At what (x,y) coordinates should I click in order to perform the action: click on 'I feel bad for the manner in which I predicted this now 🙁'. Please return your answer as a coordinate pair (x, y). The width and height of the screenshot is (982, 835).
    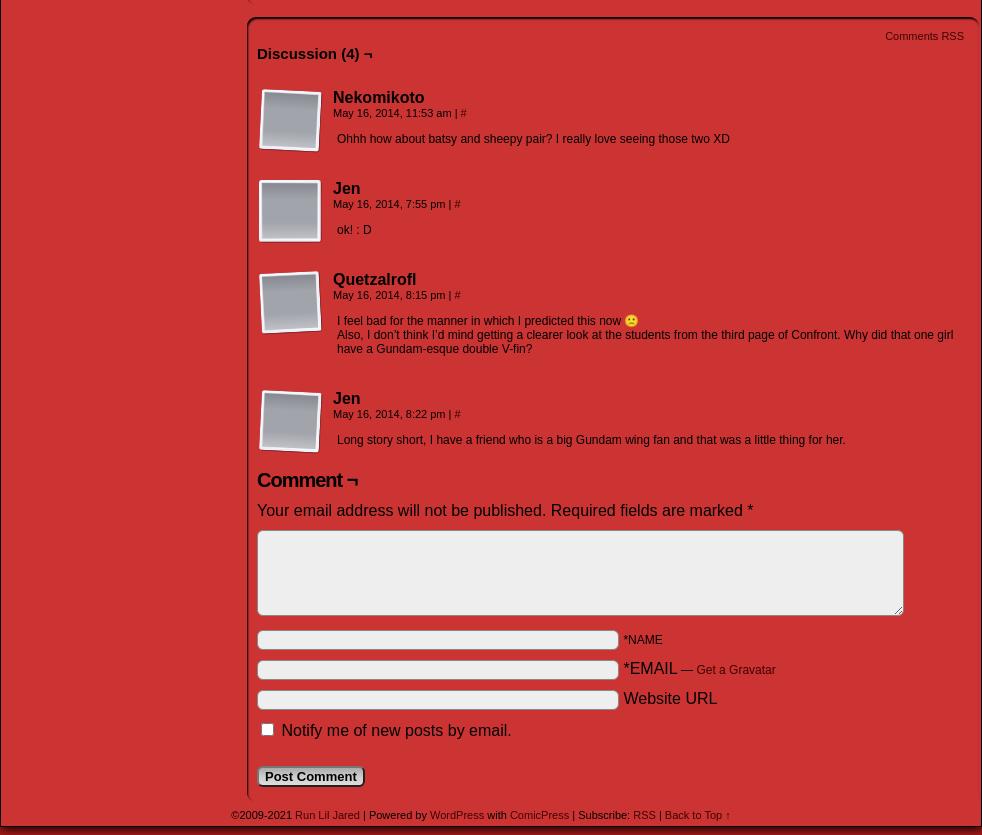
    Looking at the image, I should click on (487, 318).